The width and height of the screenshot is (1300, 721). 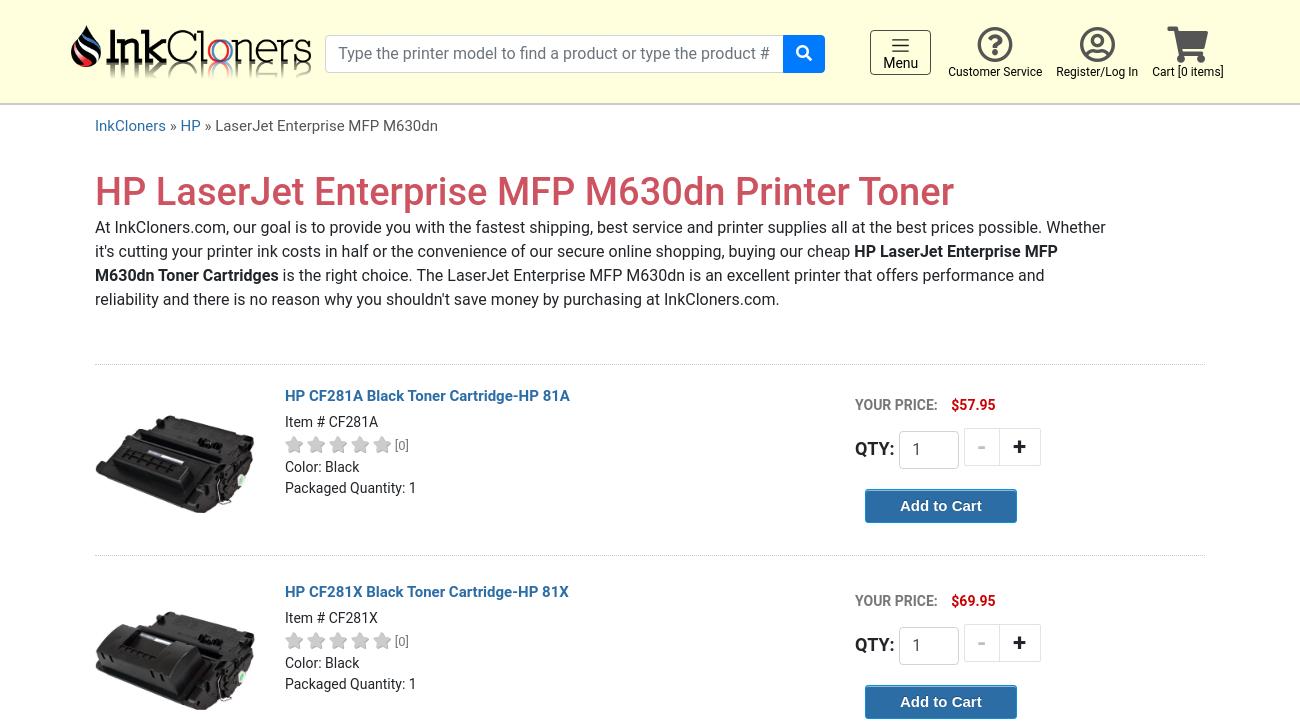 I want to click on 'HP', so click(x=190, y=126).